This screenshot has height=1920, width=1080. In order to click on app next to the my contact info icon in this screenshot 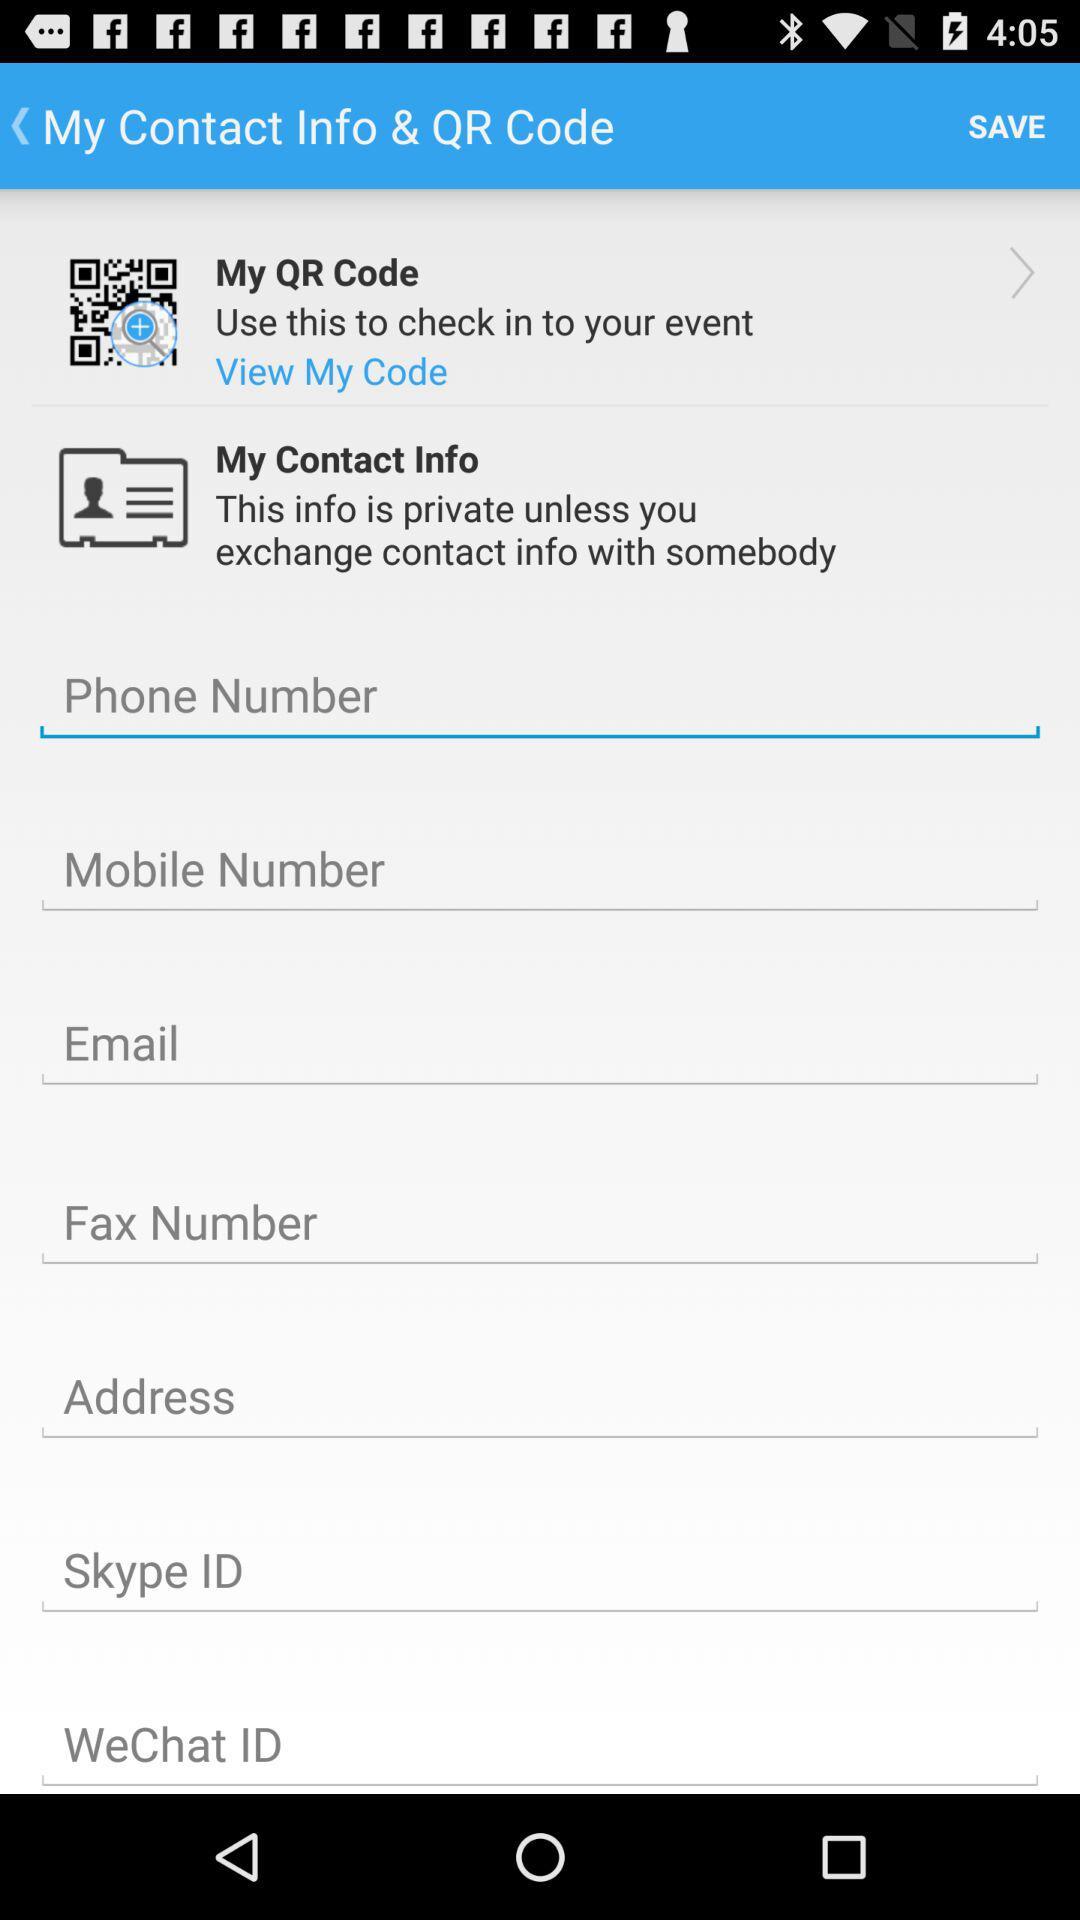, I will do `click(1006, 124)`.